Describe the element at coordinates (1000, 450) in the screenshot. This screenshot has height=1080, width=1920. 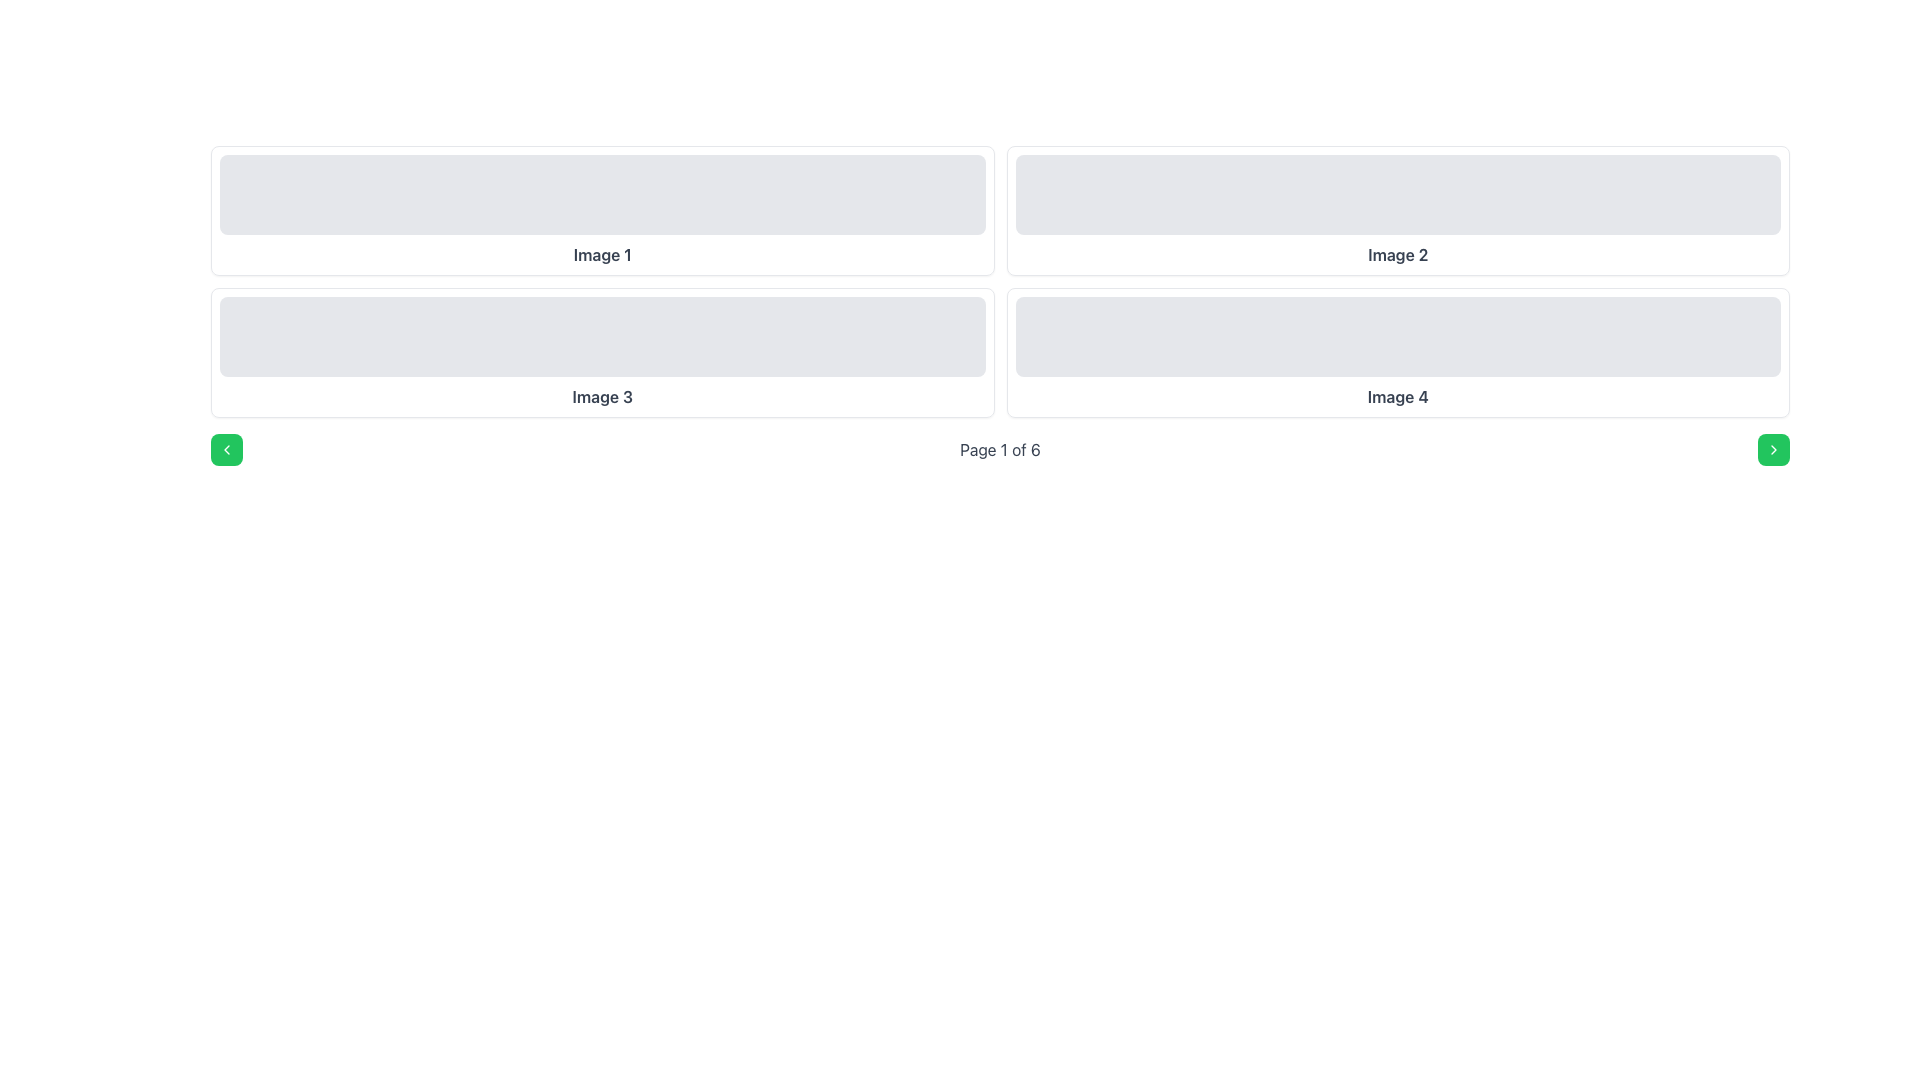
I see `the Text Label that indicates the current page number within the pagination system, located in the middle of the footer row of the grid` at that location.